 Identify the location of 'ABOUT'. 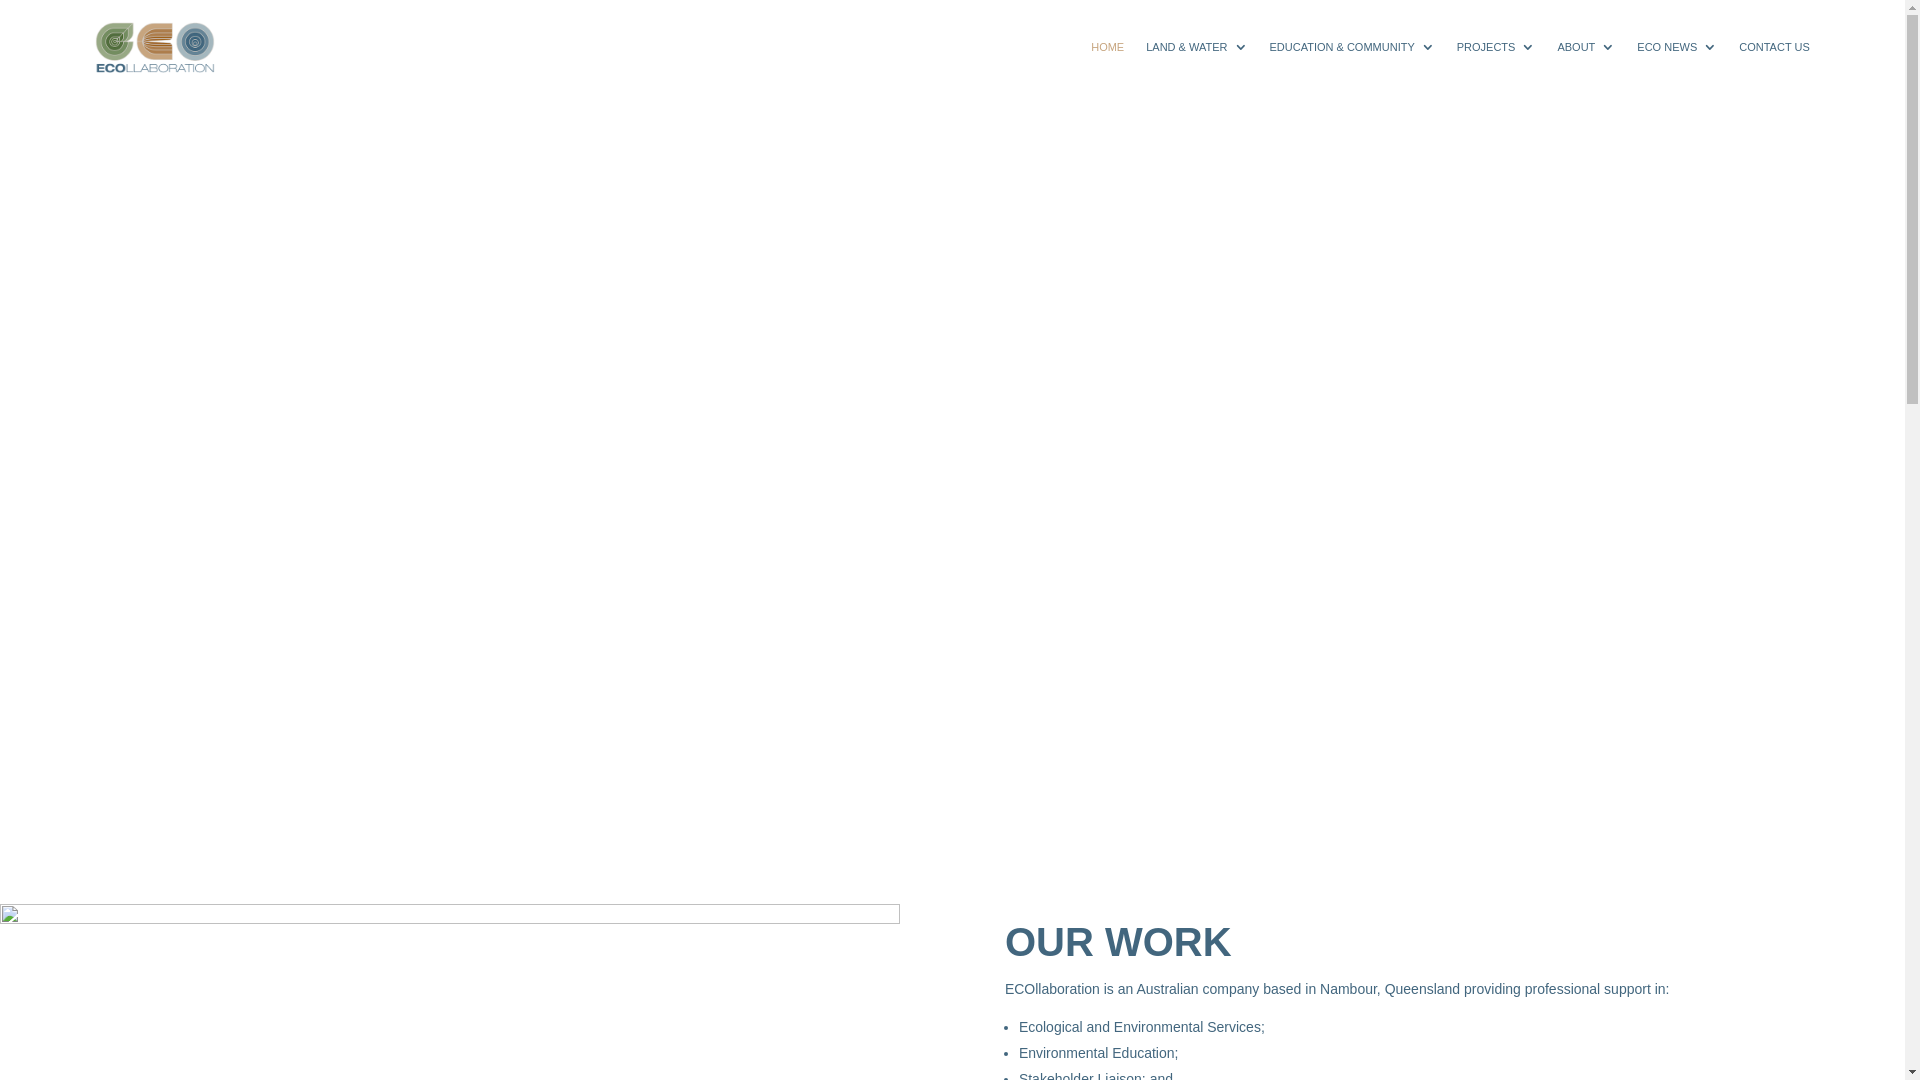
(1584, 46).